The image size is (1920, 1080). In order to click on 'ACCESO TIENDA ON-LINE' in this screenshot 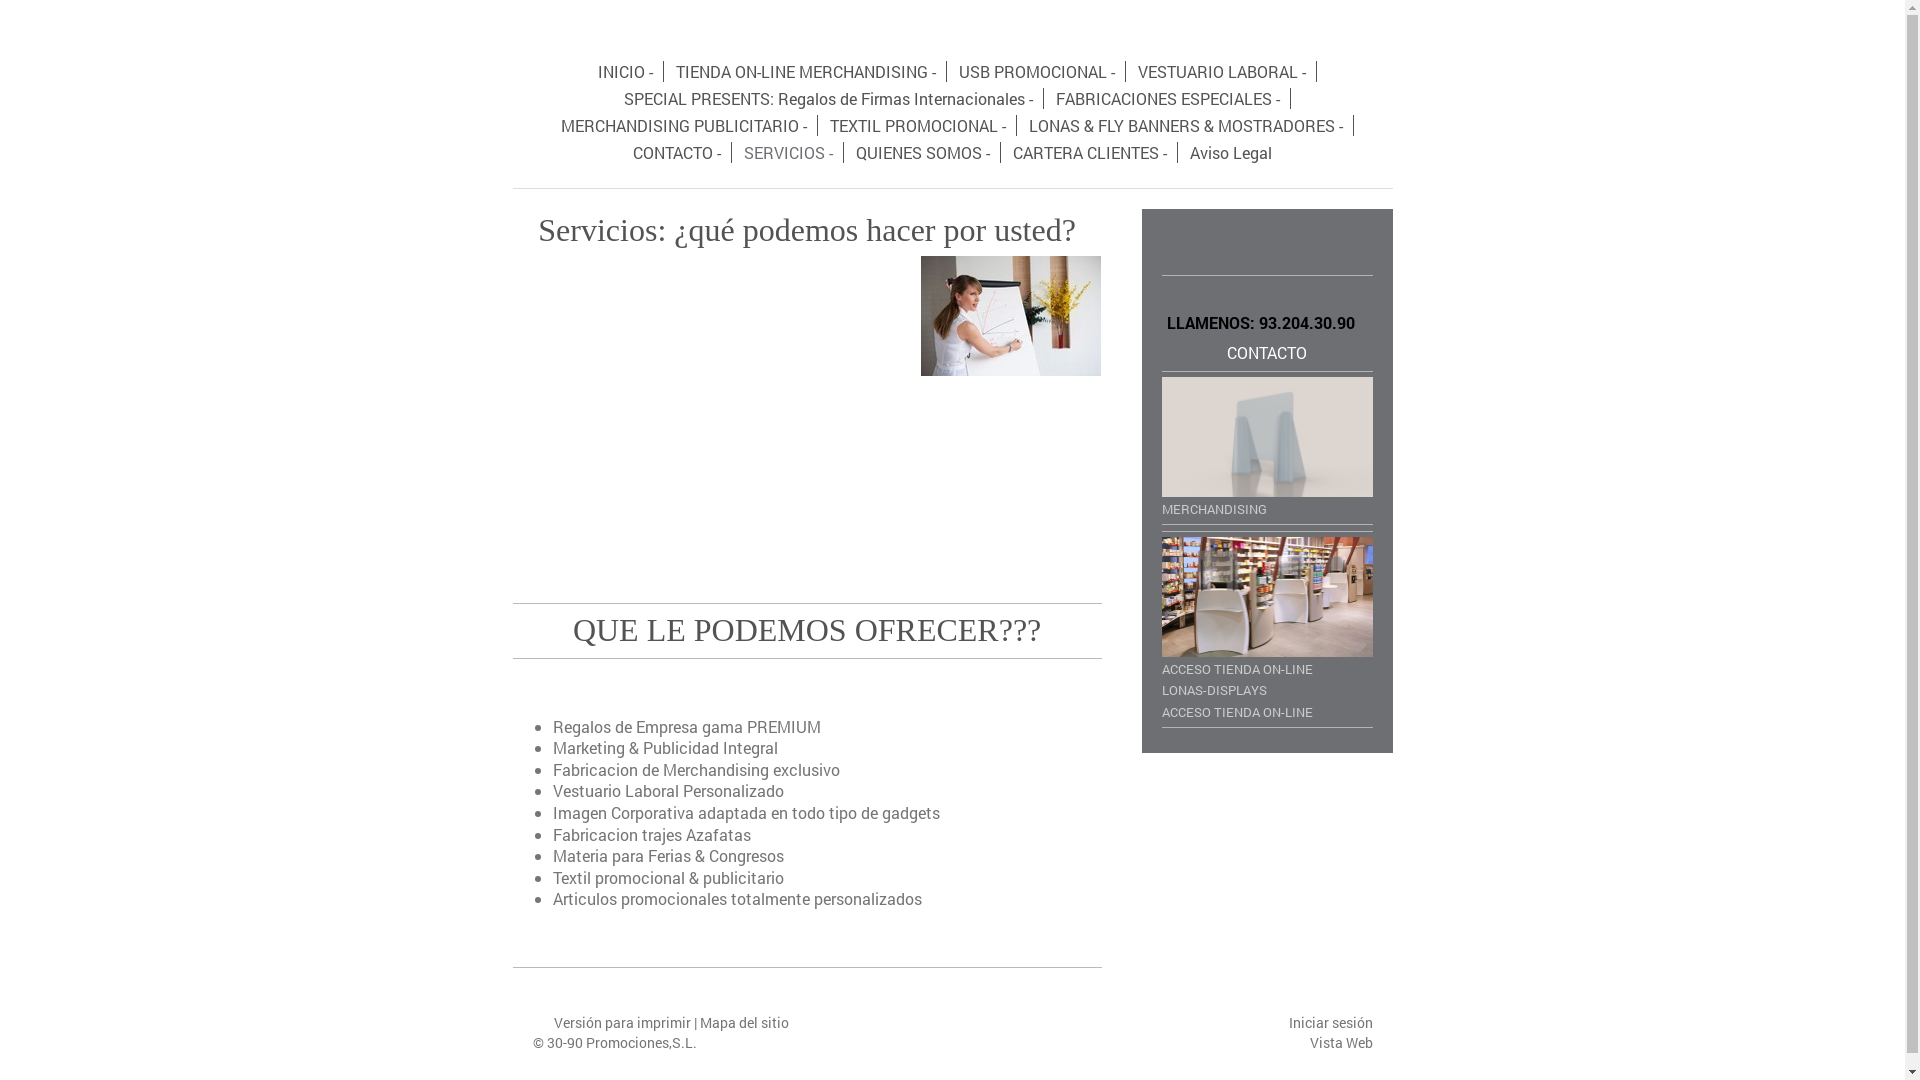, I will do `click(1266, 709)`.